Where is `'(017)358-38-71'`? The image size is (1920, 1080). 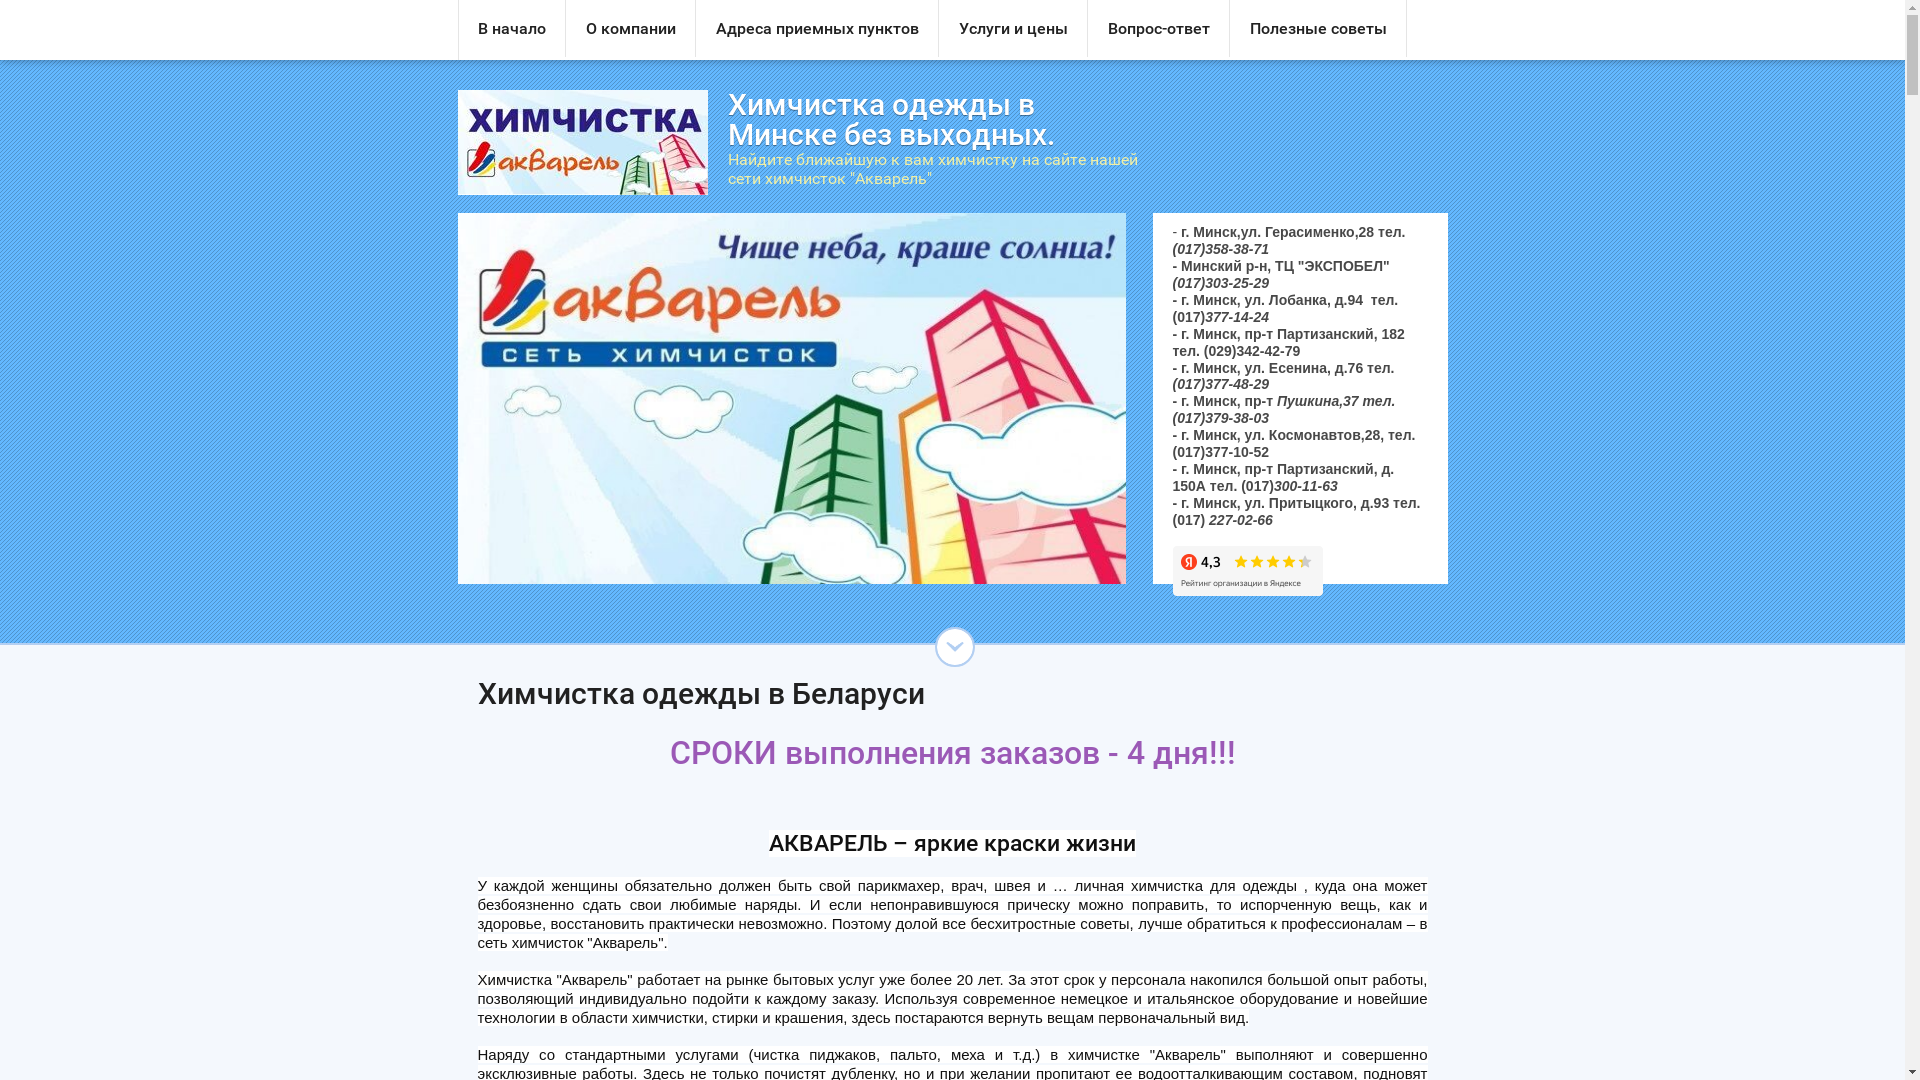
'(017)358-38-71' is located at coordinates (1219, 248).